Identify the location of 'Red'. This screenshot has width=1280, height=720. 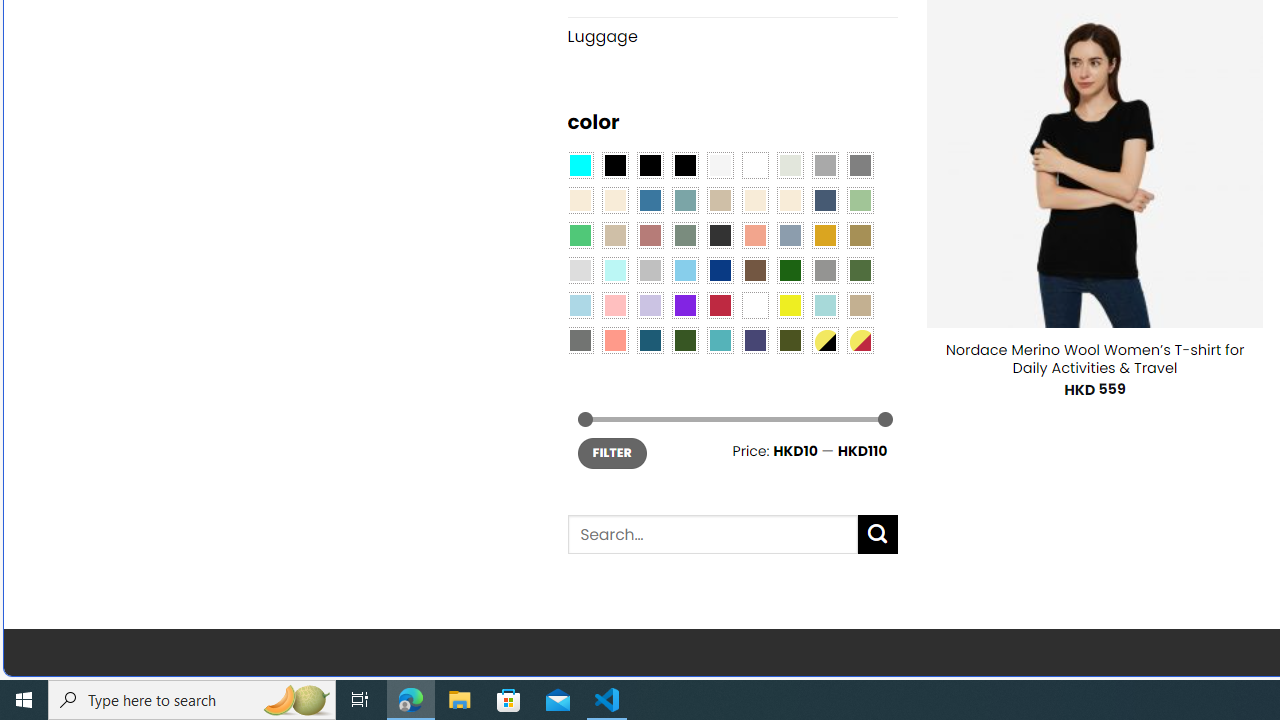
(720, 305).